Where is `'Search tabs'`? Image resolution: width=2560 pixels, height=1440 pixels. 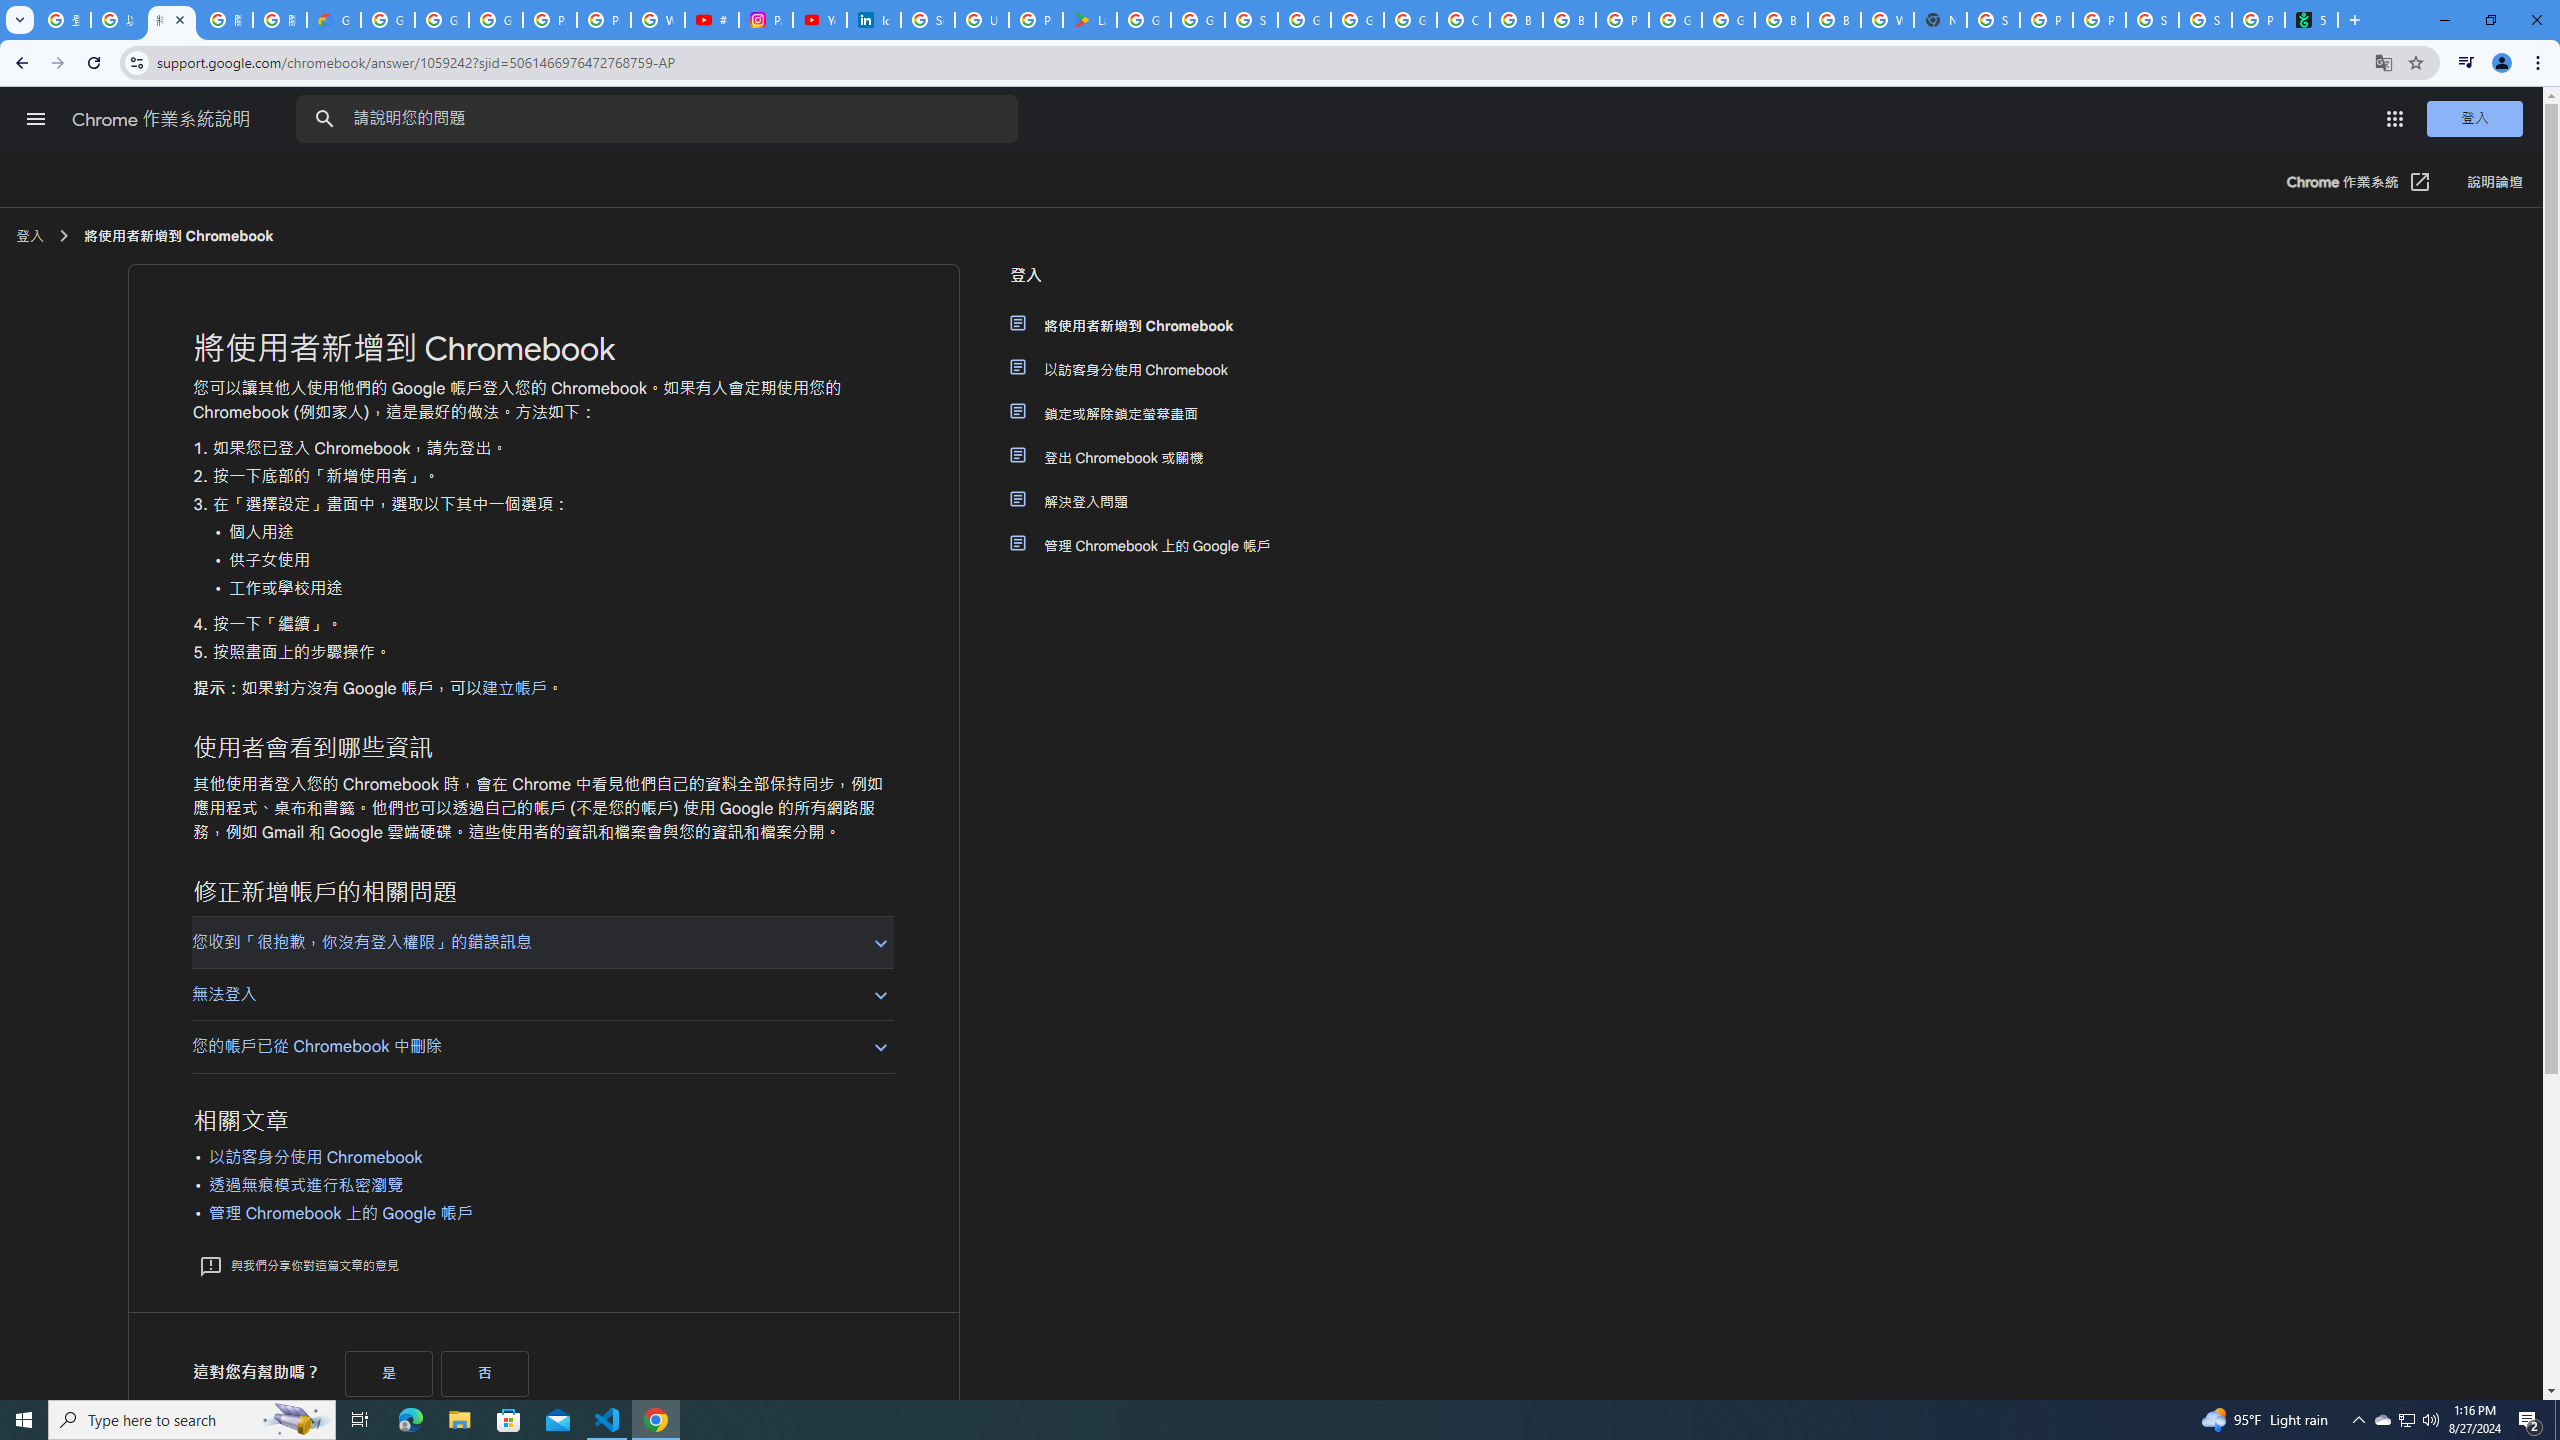
'Search tabs' is located at coordinates (19, 19).